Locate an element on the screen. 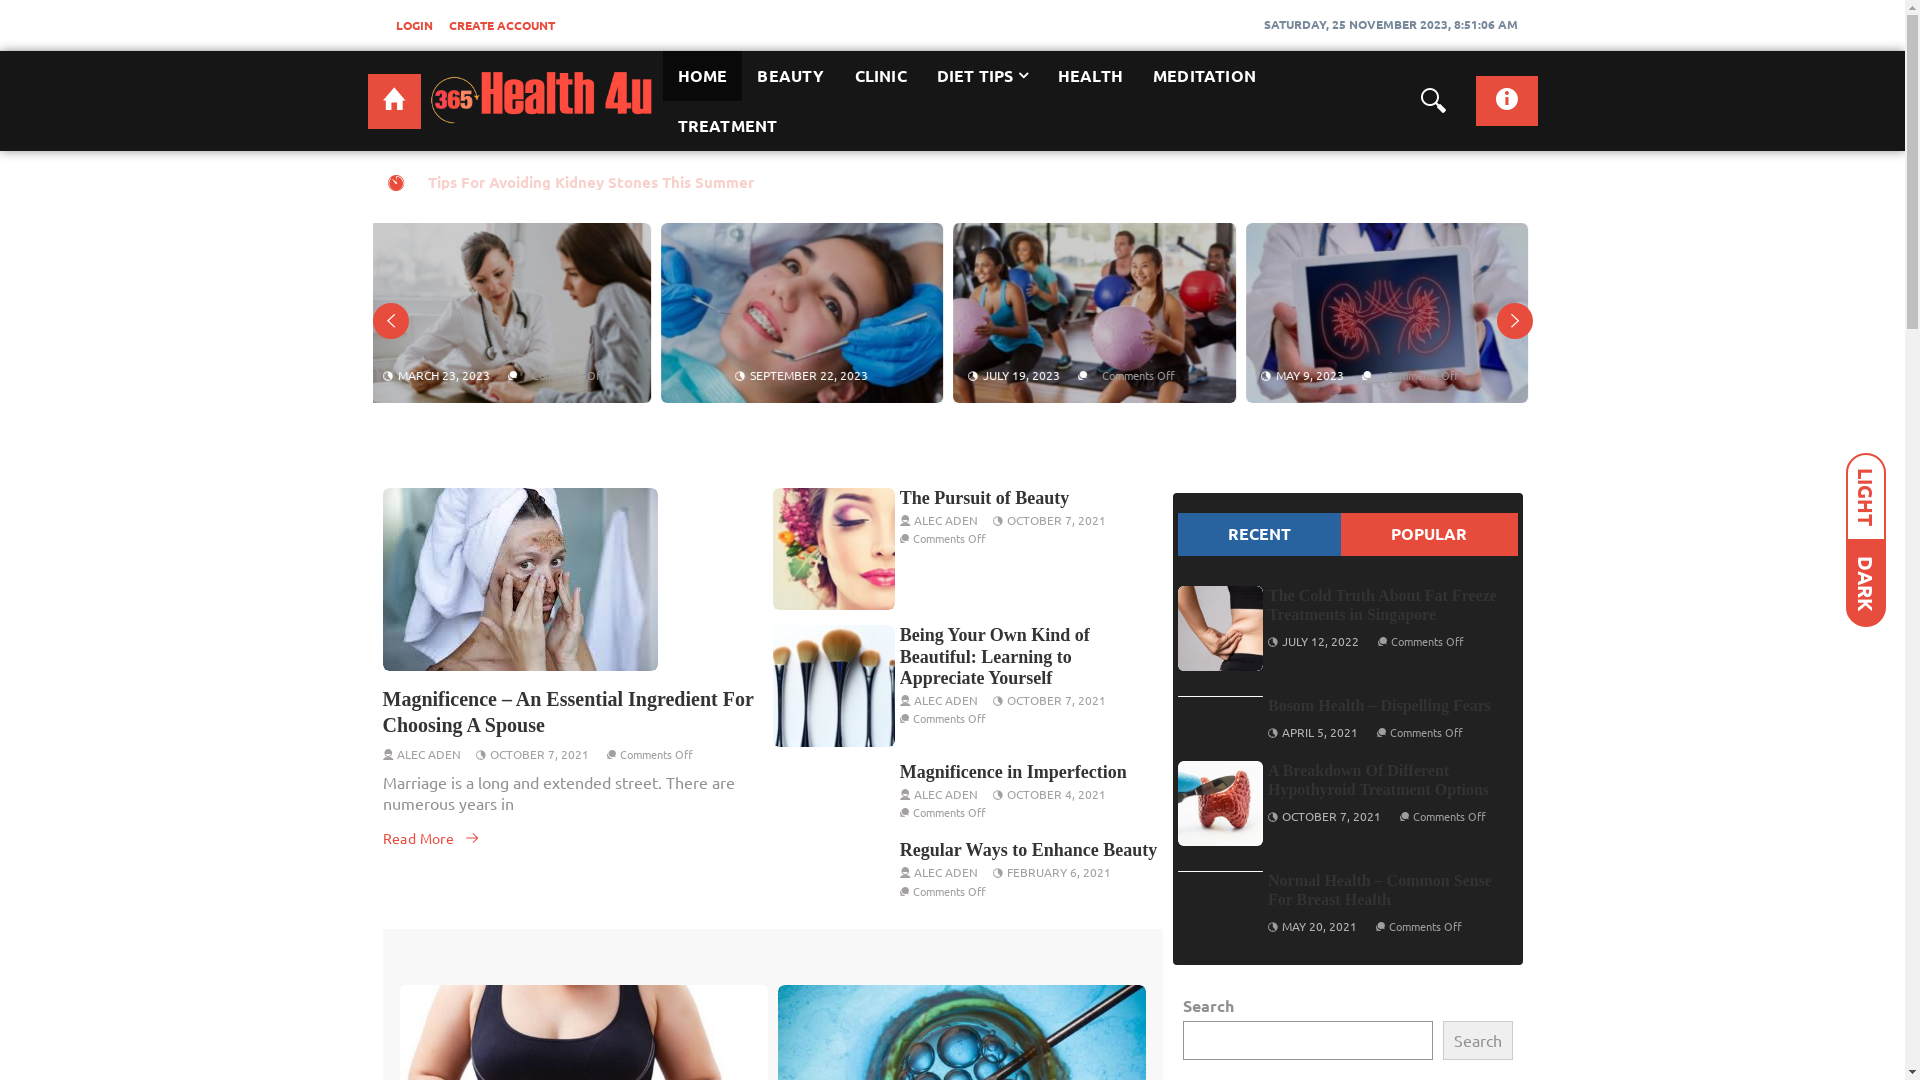 This screenshot has height=1080, width=1920. 'FEBRUARY 6, 2021' is located at coordinates (1058, 870).